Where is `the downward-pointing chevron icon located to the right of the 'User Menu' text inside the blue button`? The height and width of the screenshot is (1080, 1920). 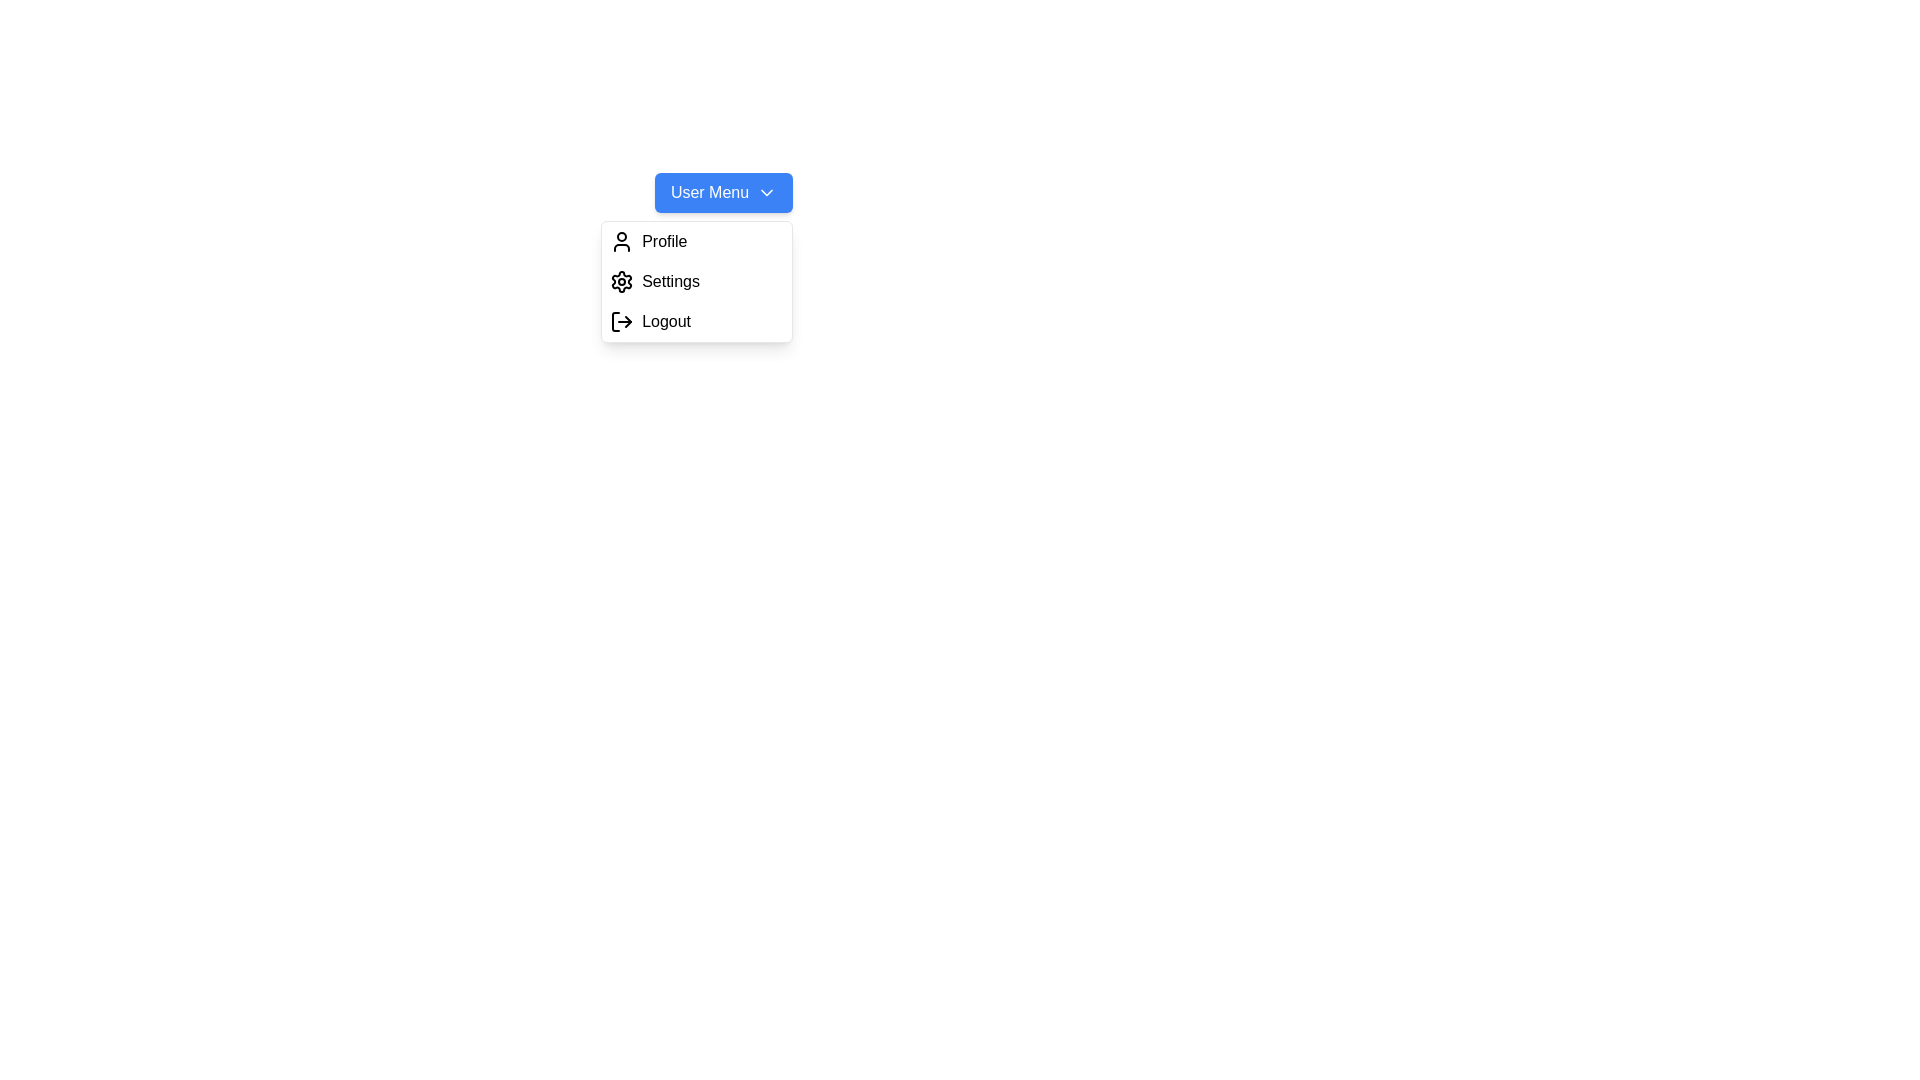
the downward-pointing chevron icon located to the right of the 'User Menu' text inside the blue button is located at coordinates (766, 192).